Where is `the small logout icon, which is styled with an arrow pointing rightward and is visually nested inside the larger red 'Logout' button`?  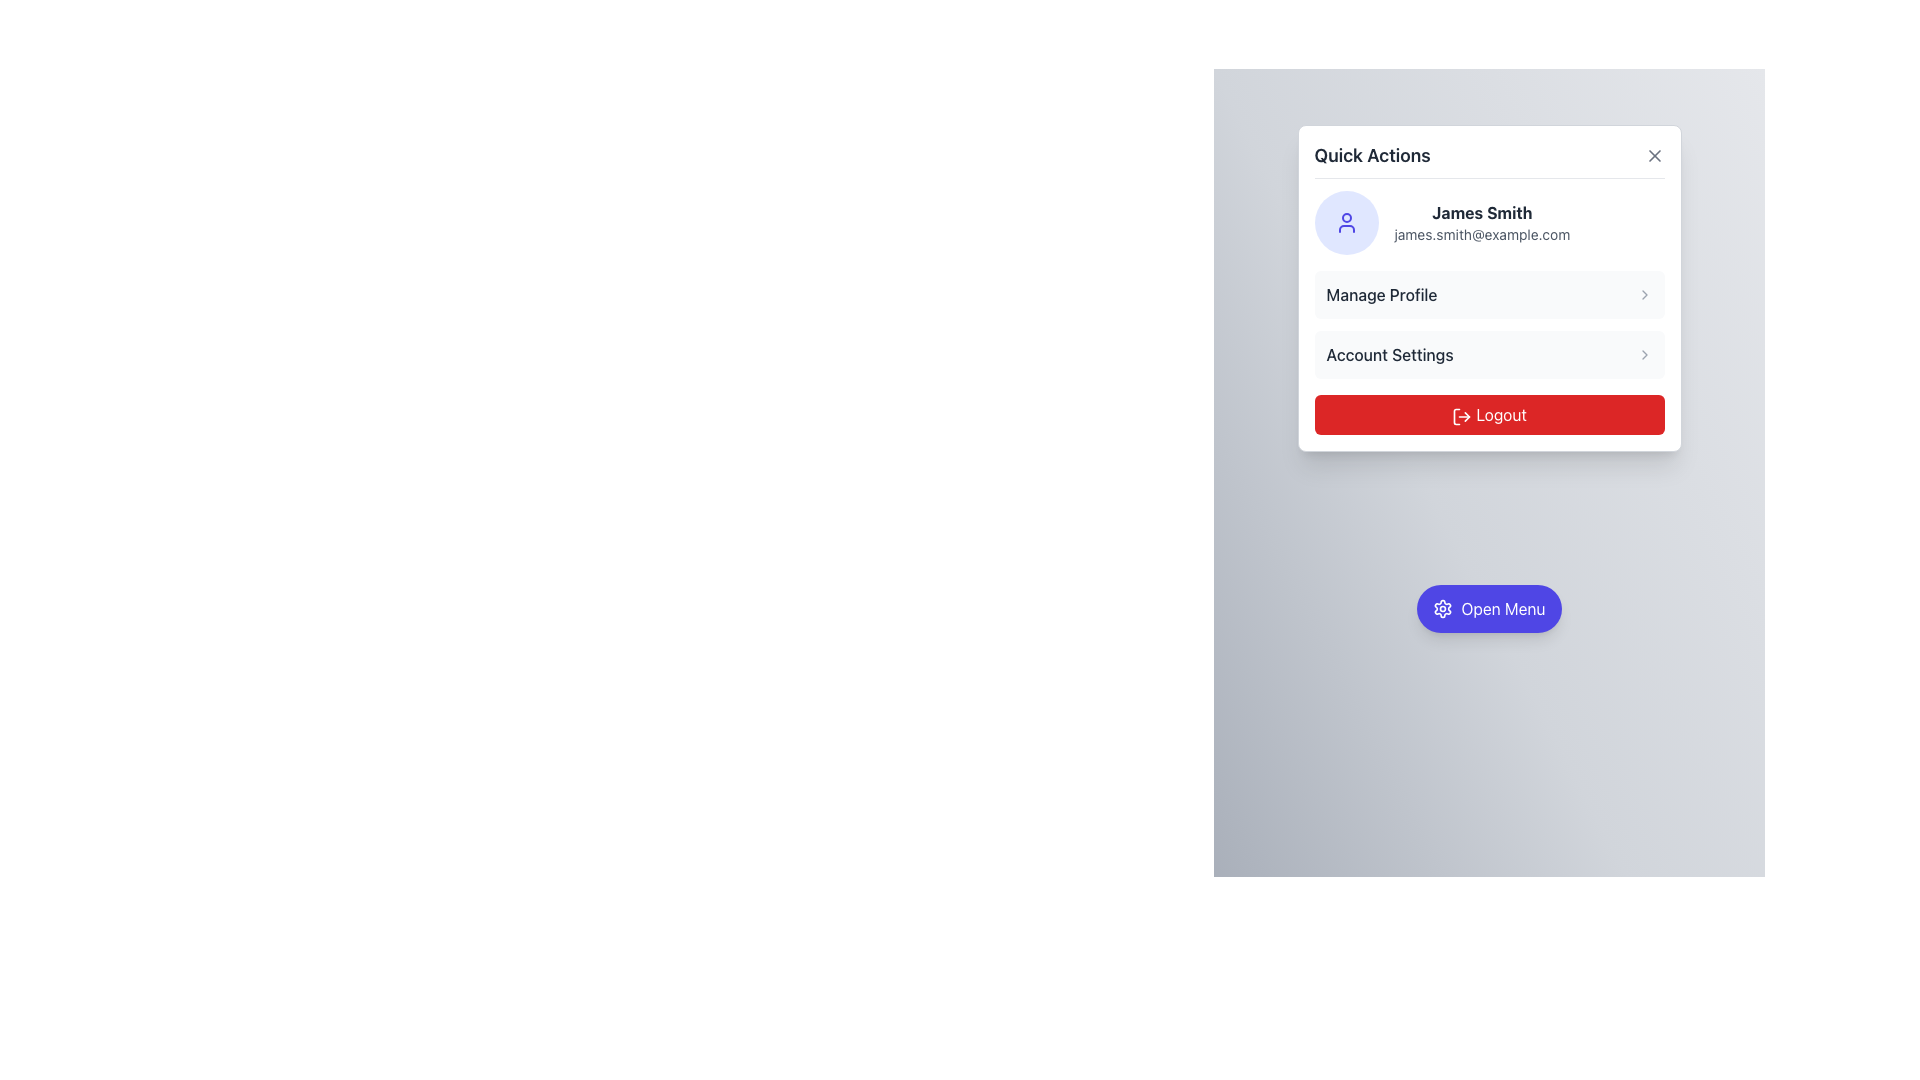 the small logout icon, which is styled with an arrow pointing rightward and is visually nested inside the larger red 'Logout' button is located at coordinates (1462, 415).